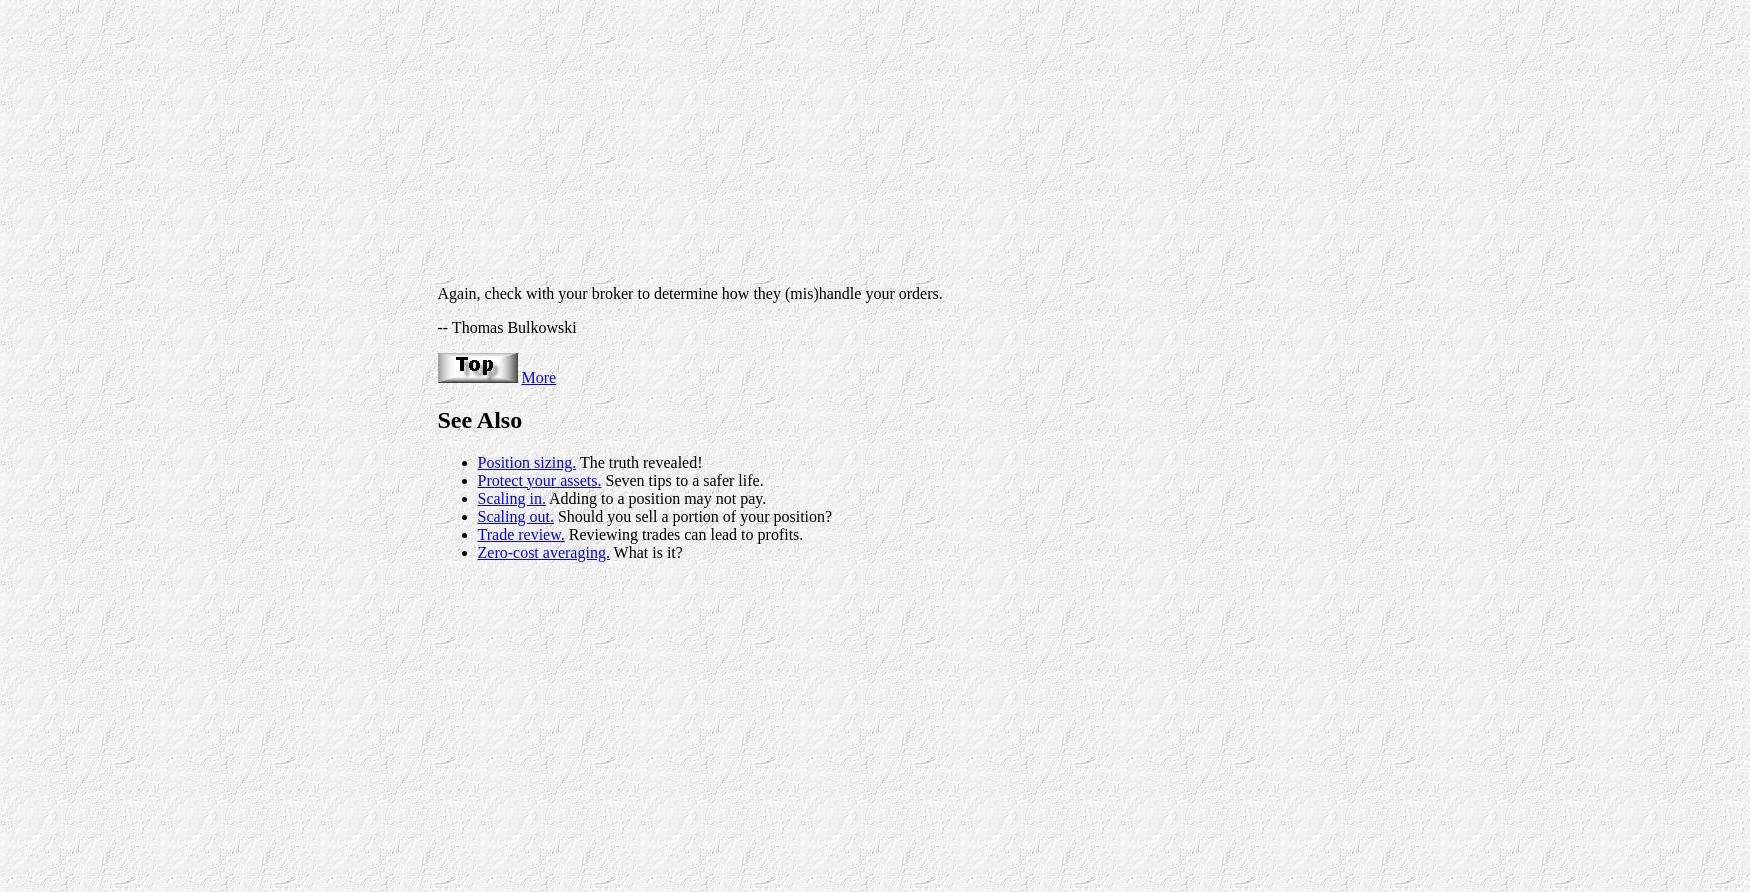 This screenshot has height=892, width=1750. I want to click on 'The truth revealed!', so click(637, 461).